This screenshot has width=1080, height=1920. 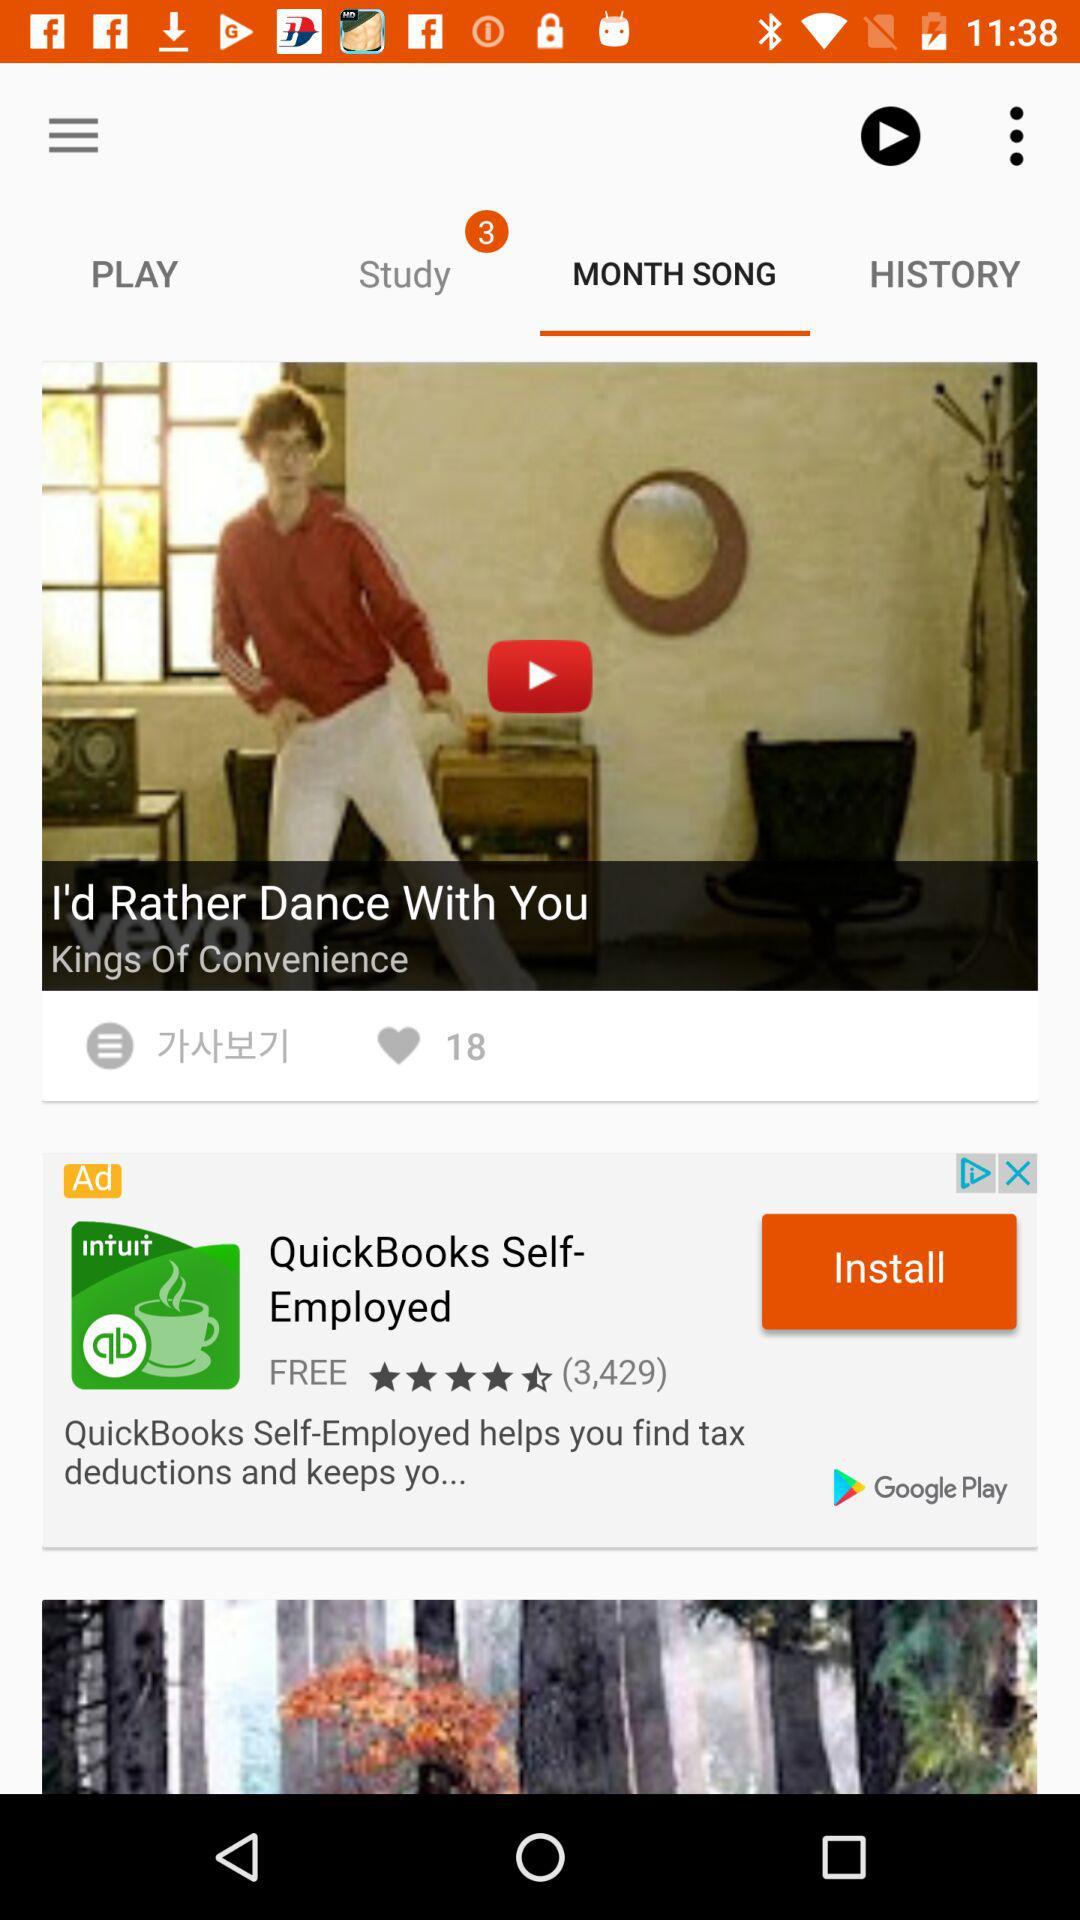 I want to click on video, so click(x=540, y=676).